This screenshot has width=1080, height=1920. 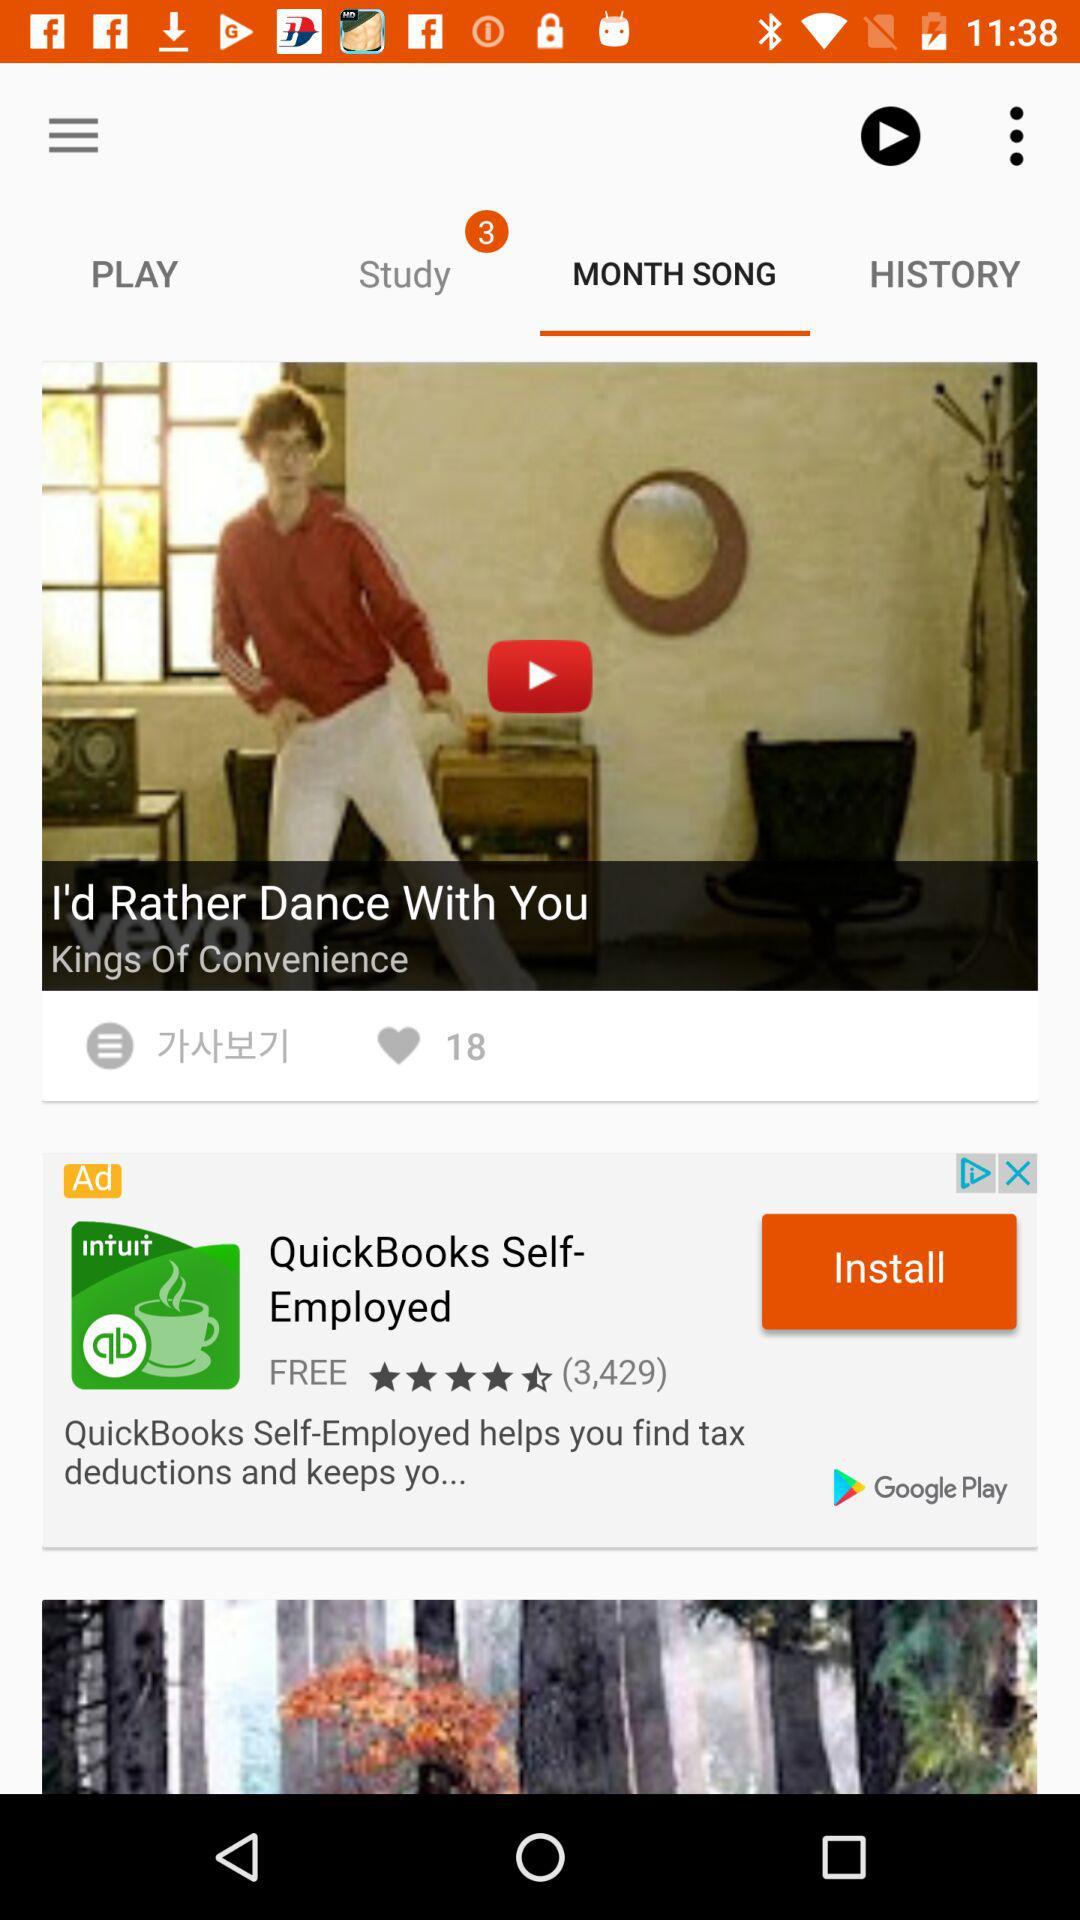 I want to click on video, so click(x=540, y=676).